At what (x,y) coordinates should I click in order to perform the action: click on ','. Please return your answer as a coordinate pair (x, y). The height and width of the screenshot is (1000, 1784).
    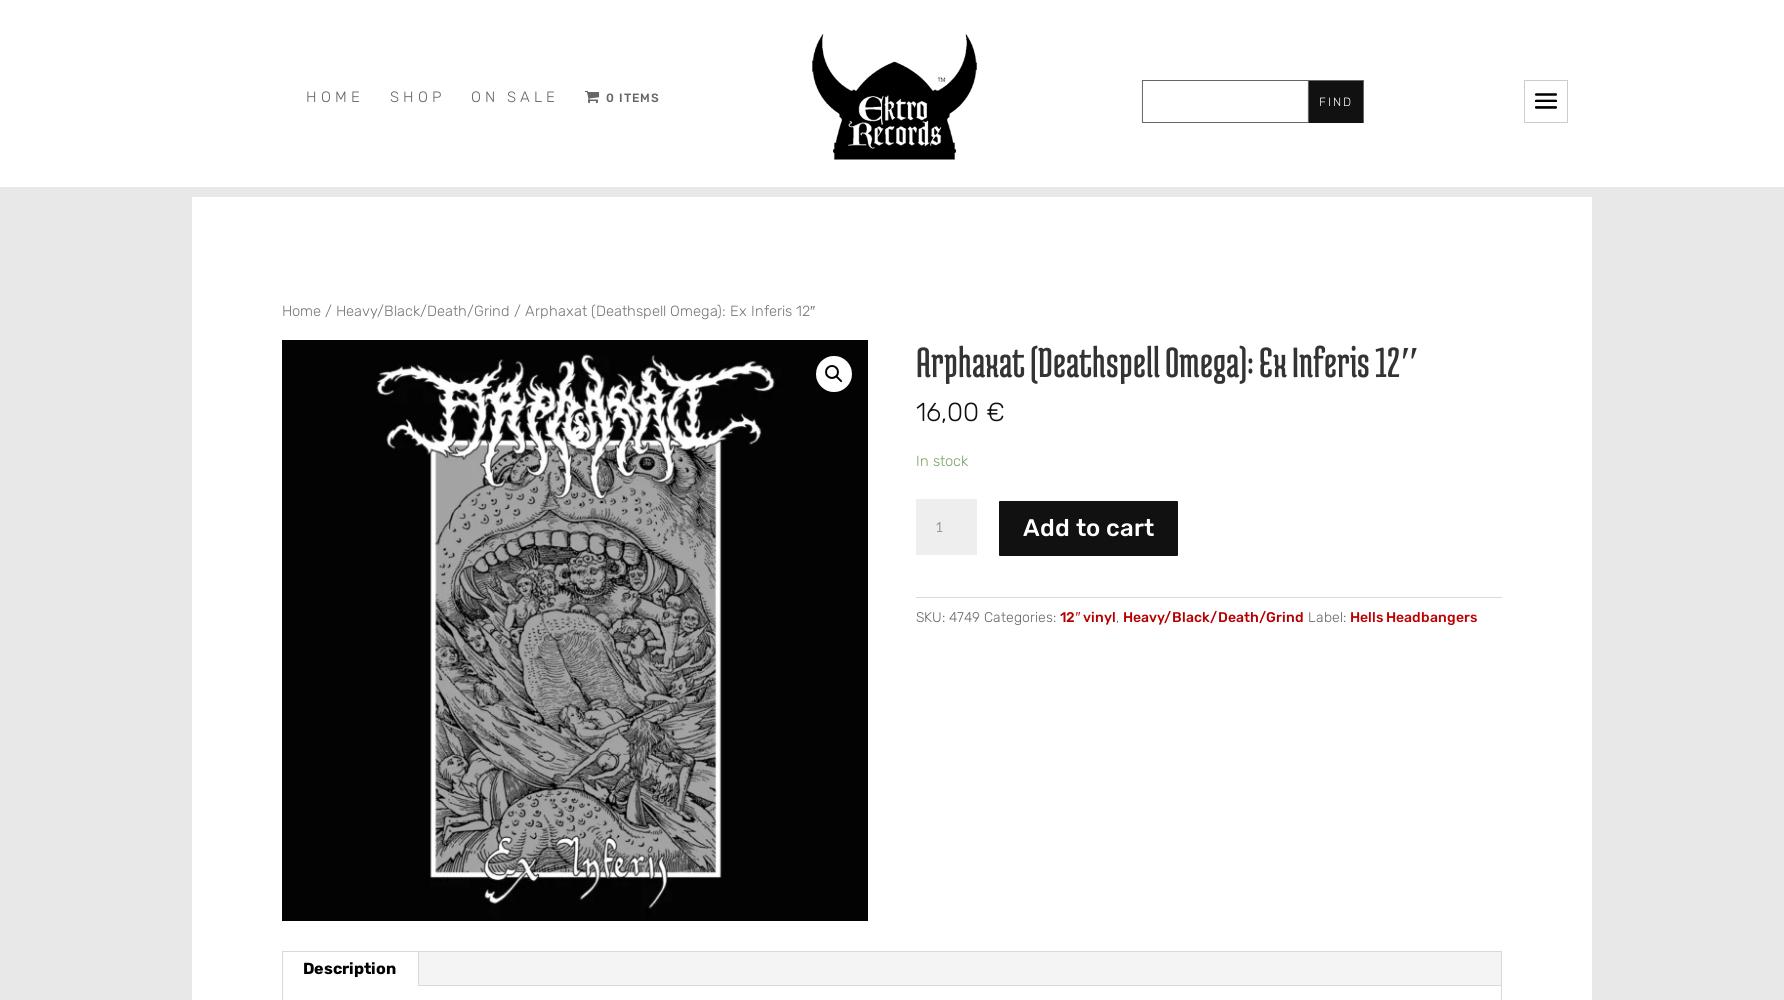
    Looking at the image, I should click on (1119, 616).